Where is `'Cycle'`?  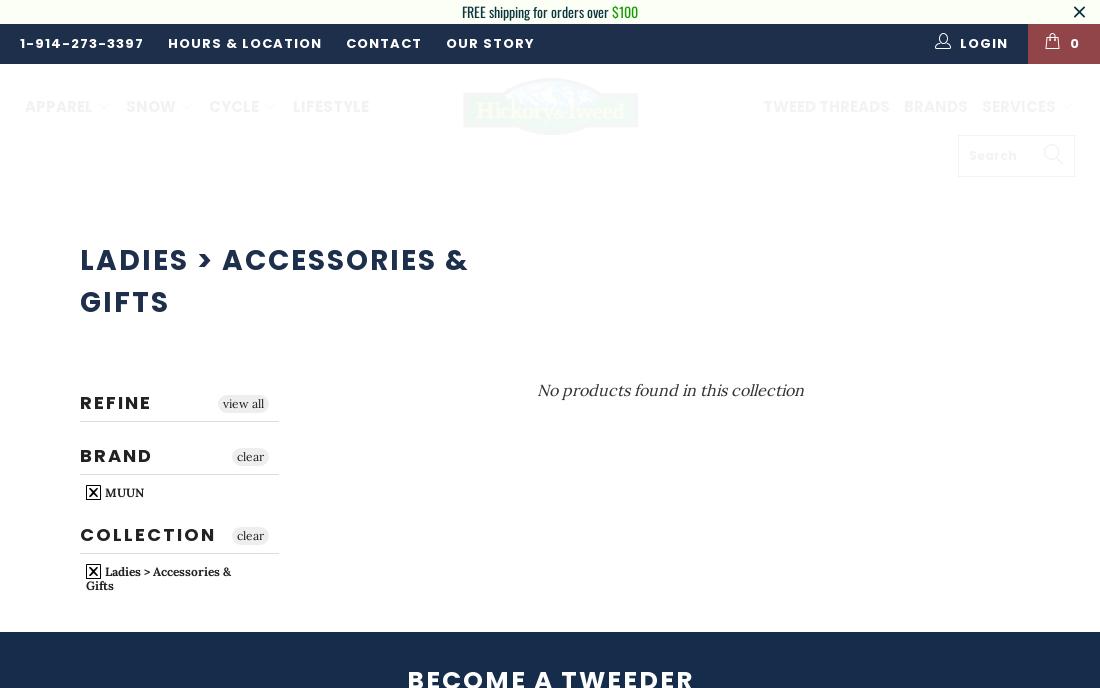 'Cycle' is located at coordinates (235, 104).